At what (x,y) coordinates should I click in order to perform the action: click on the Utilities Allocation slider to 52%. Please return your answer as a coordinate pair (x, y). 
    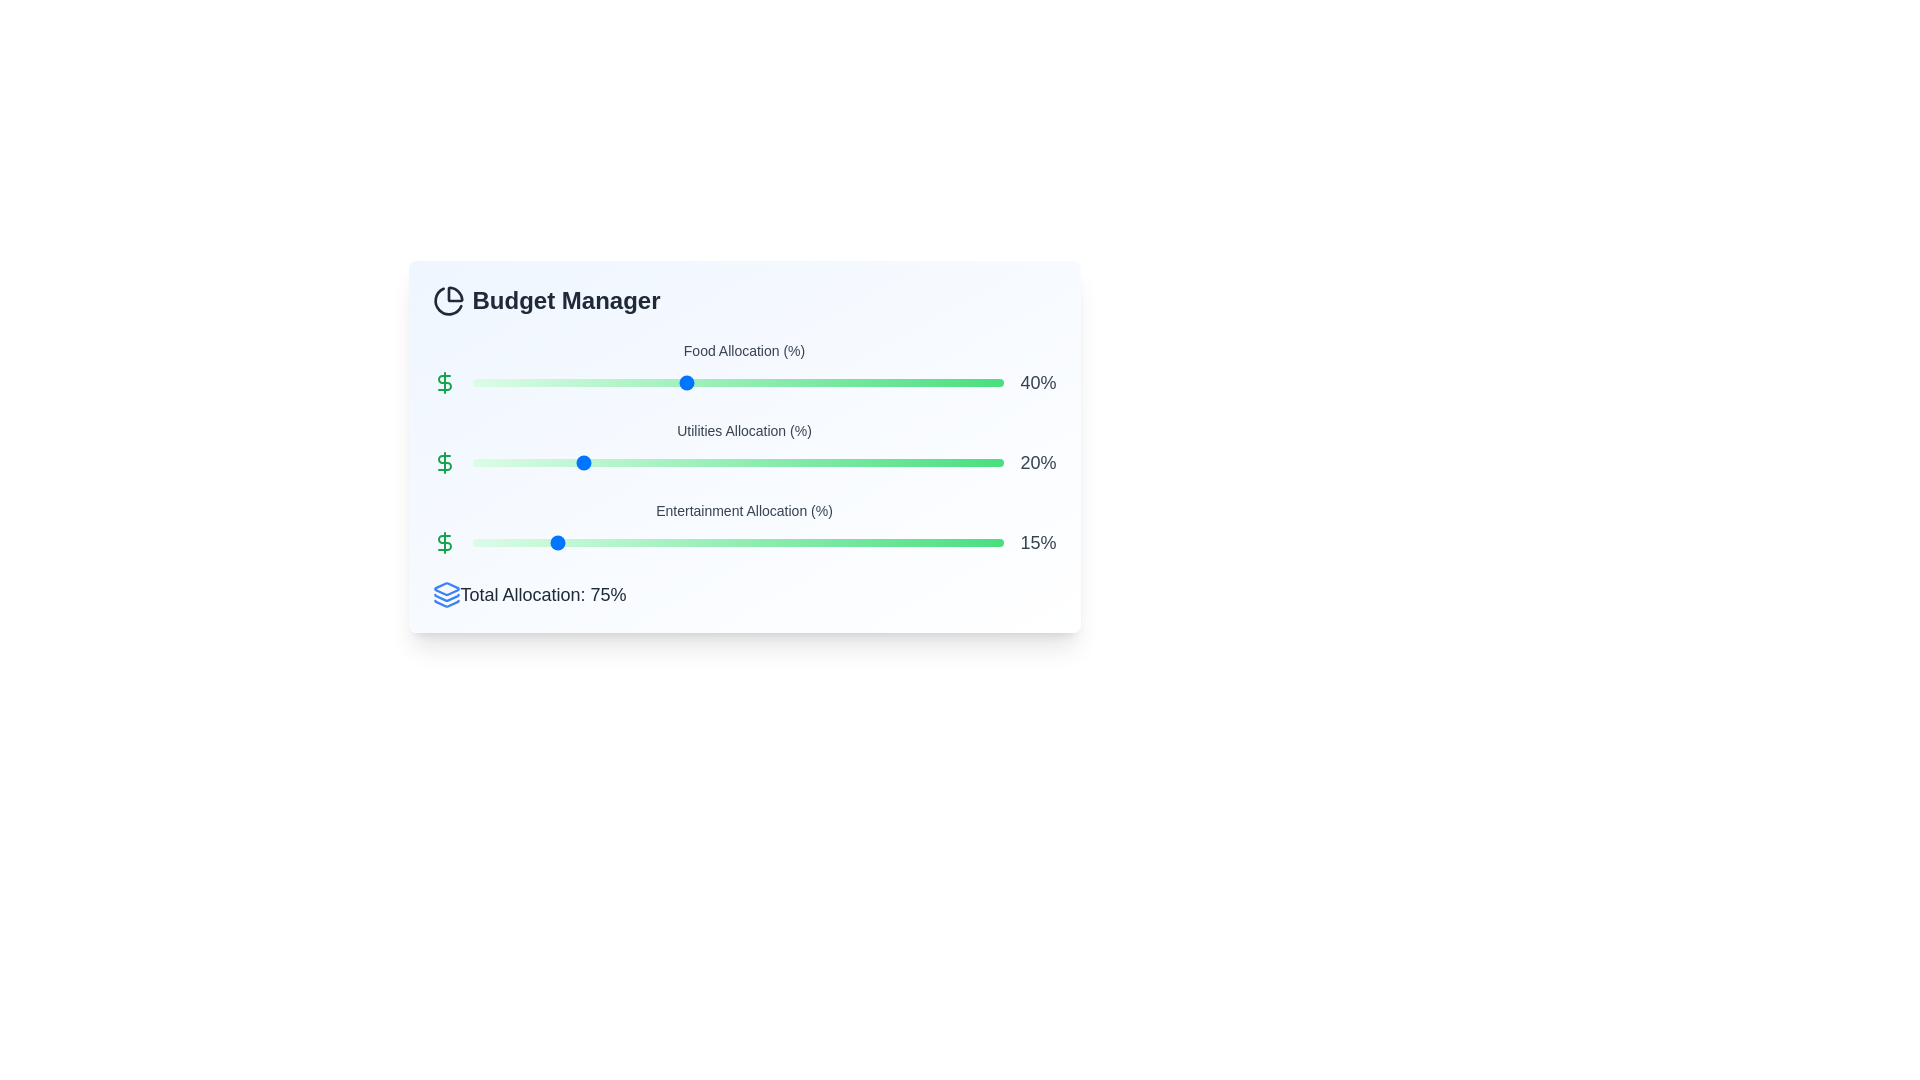
    Looking at the image, I should click on (748, 462).